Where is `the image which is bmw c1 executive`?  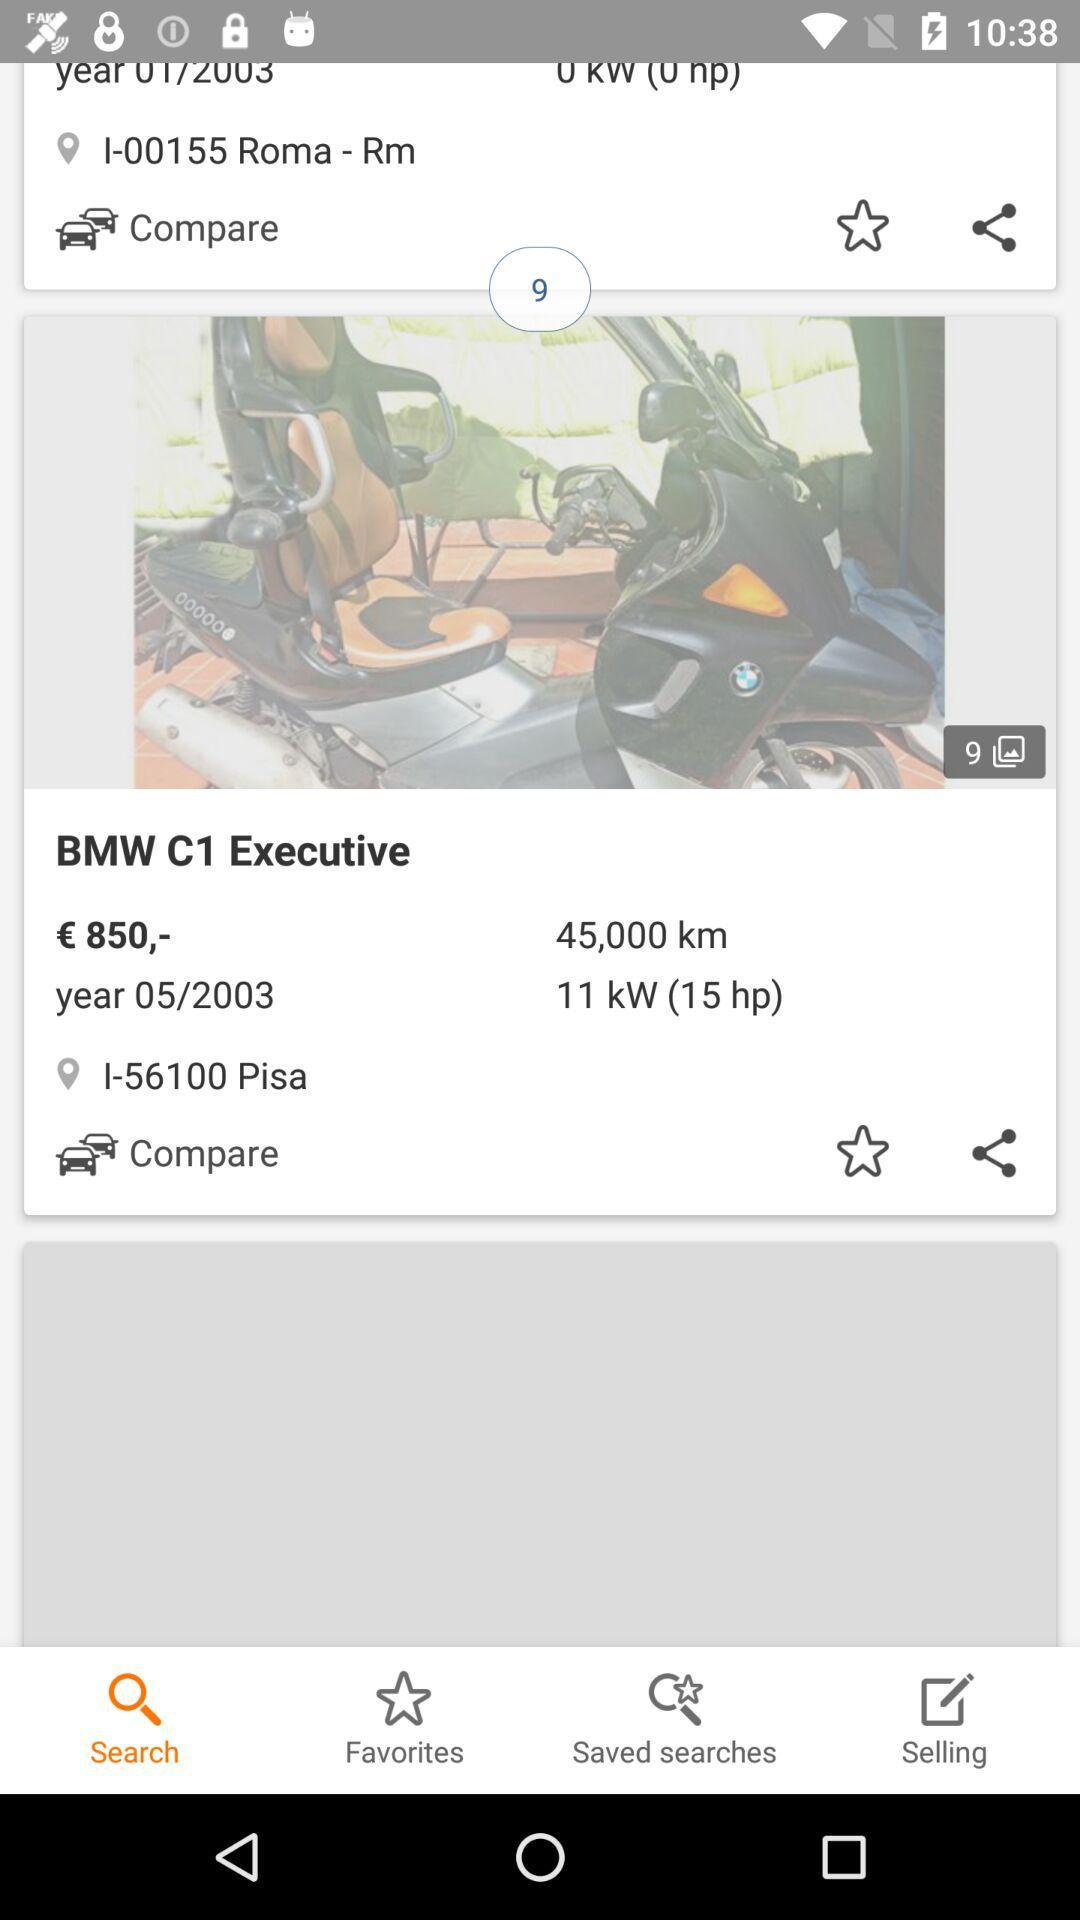
the image which is bmw c1 executive is located at coordinates (540, 754).